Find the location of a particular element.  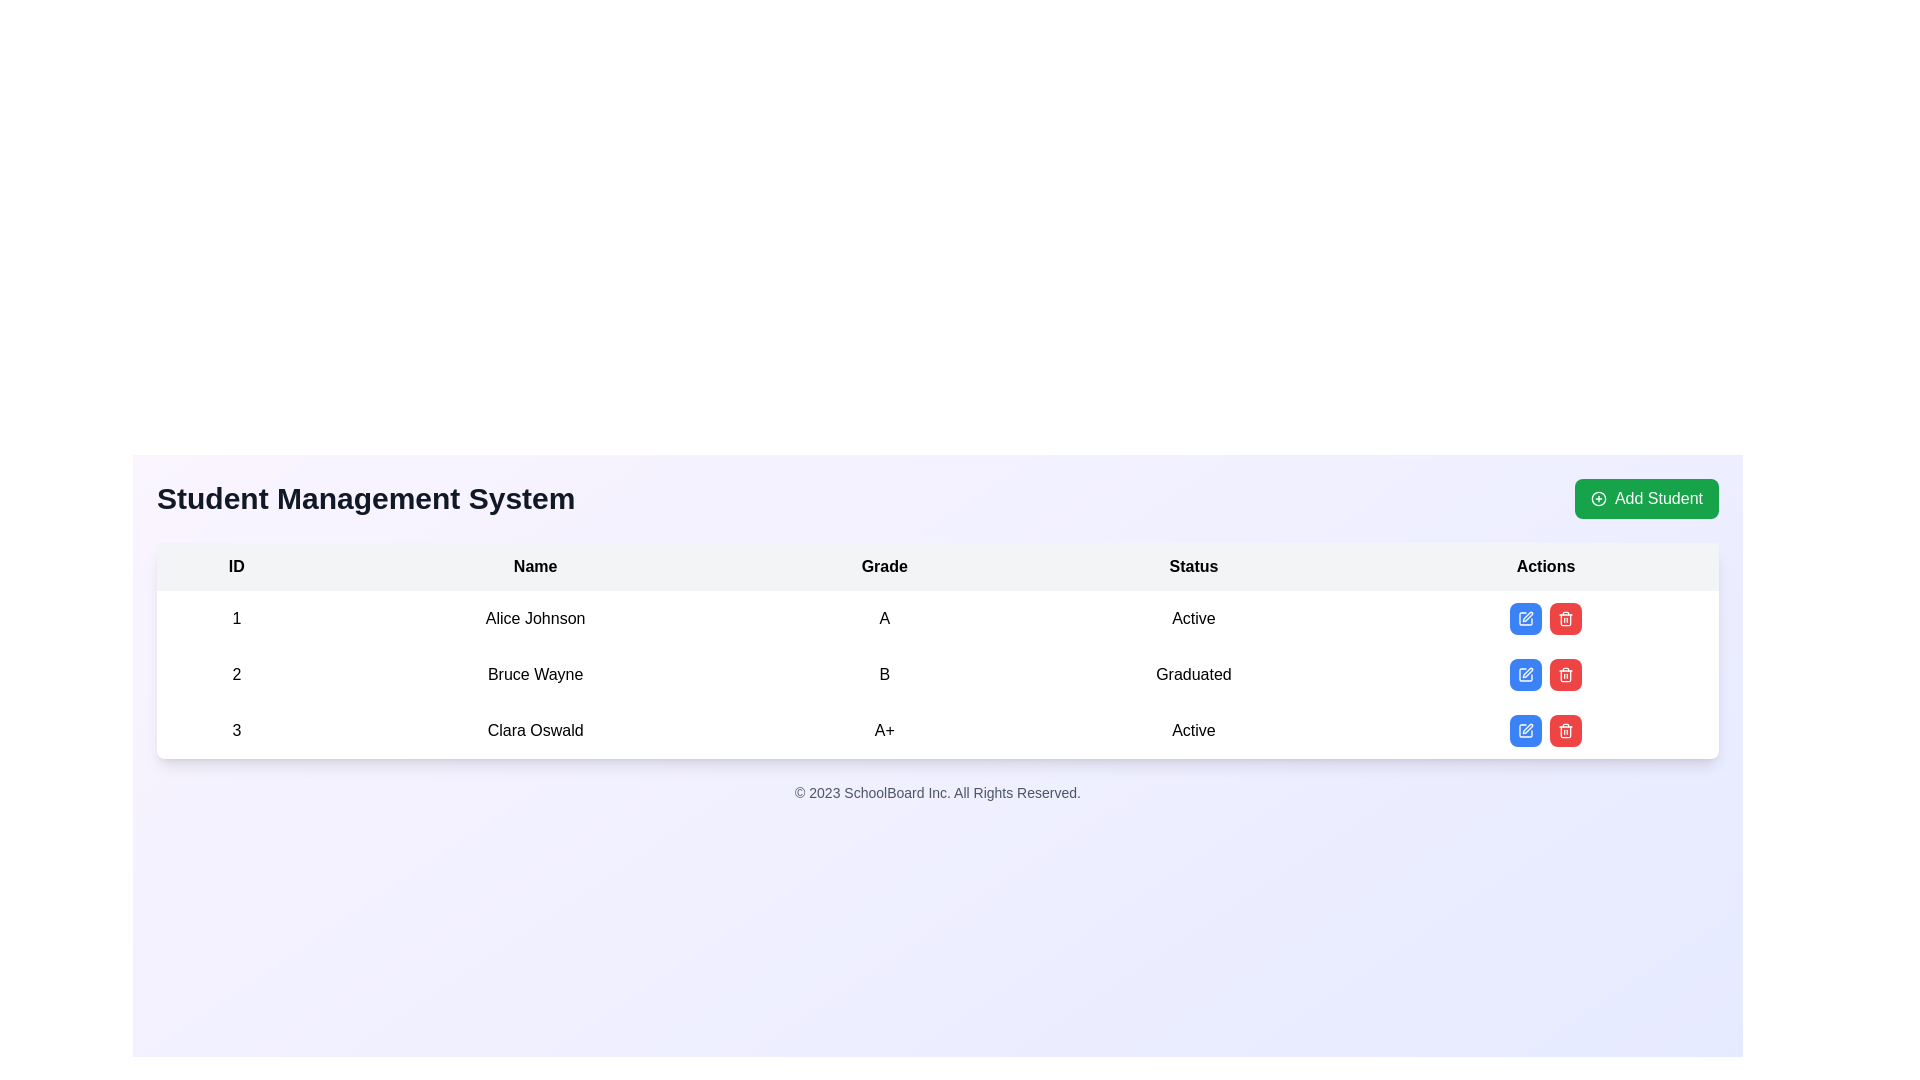

the Edit icon button, which is a white pencil icon on a circular blue background, located in the first button of the action column for the second row (Bruce Wayne) is located at coordinates (1525, 675).